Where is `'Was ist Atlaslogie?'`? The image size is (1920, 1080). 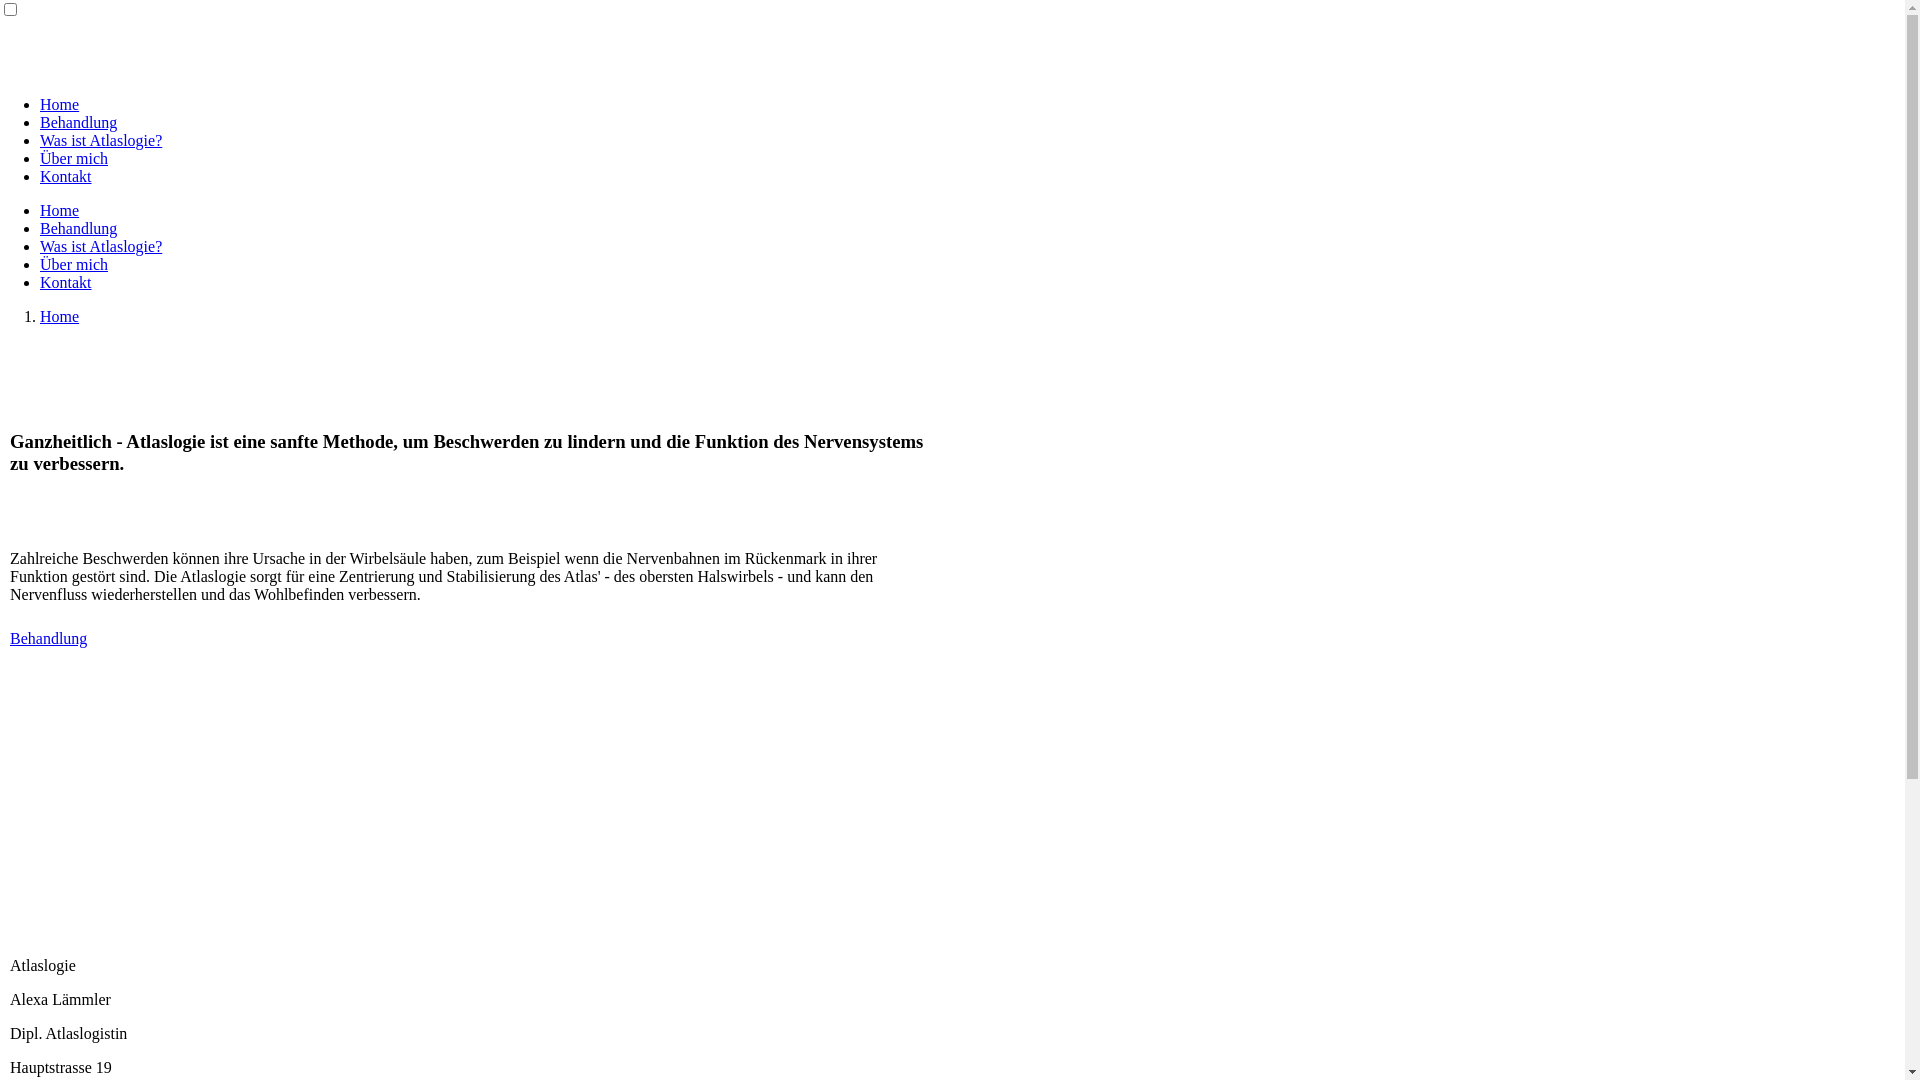 'Was ist Atlaslogie?' is located at coordinates (99, 139).